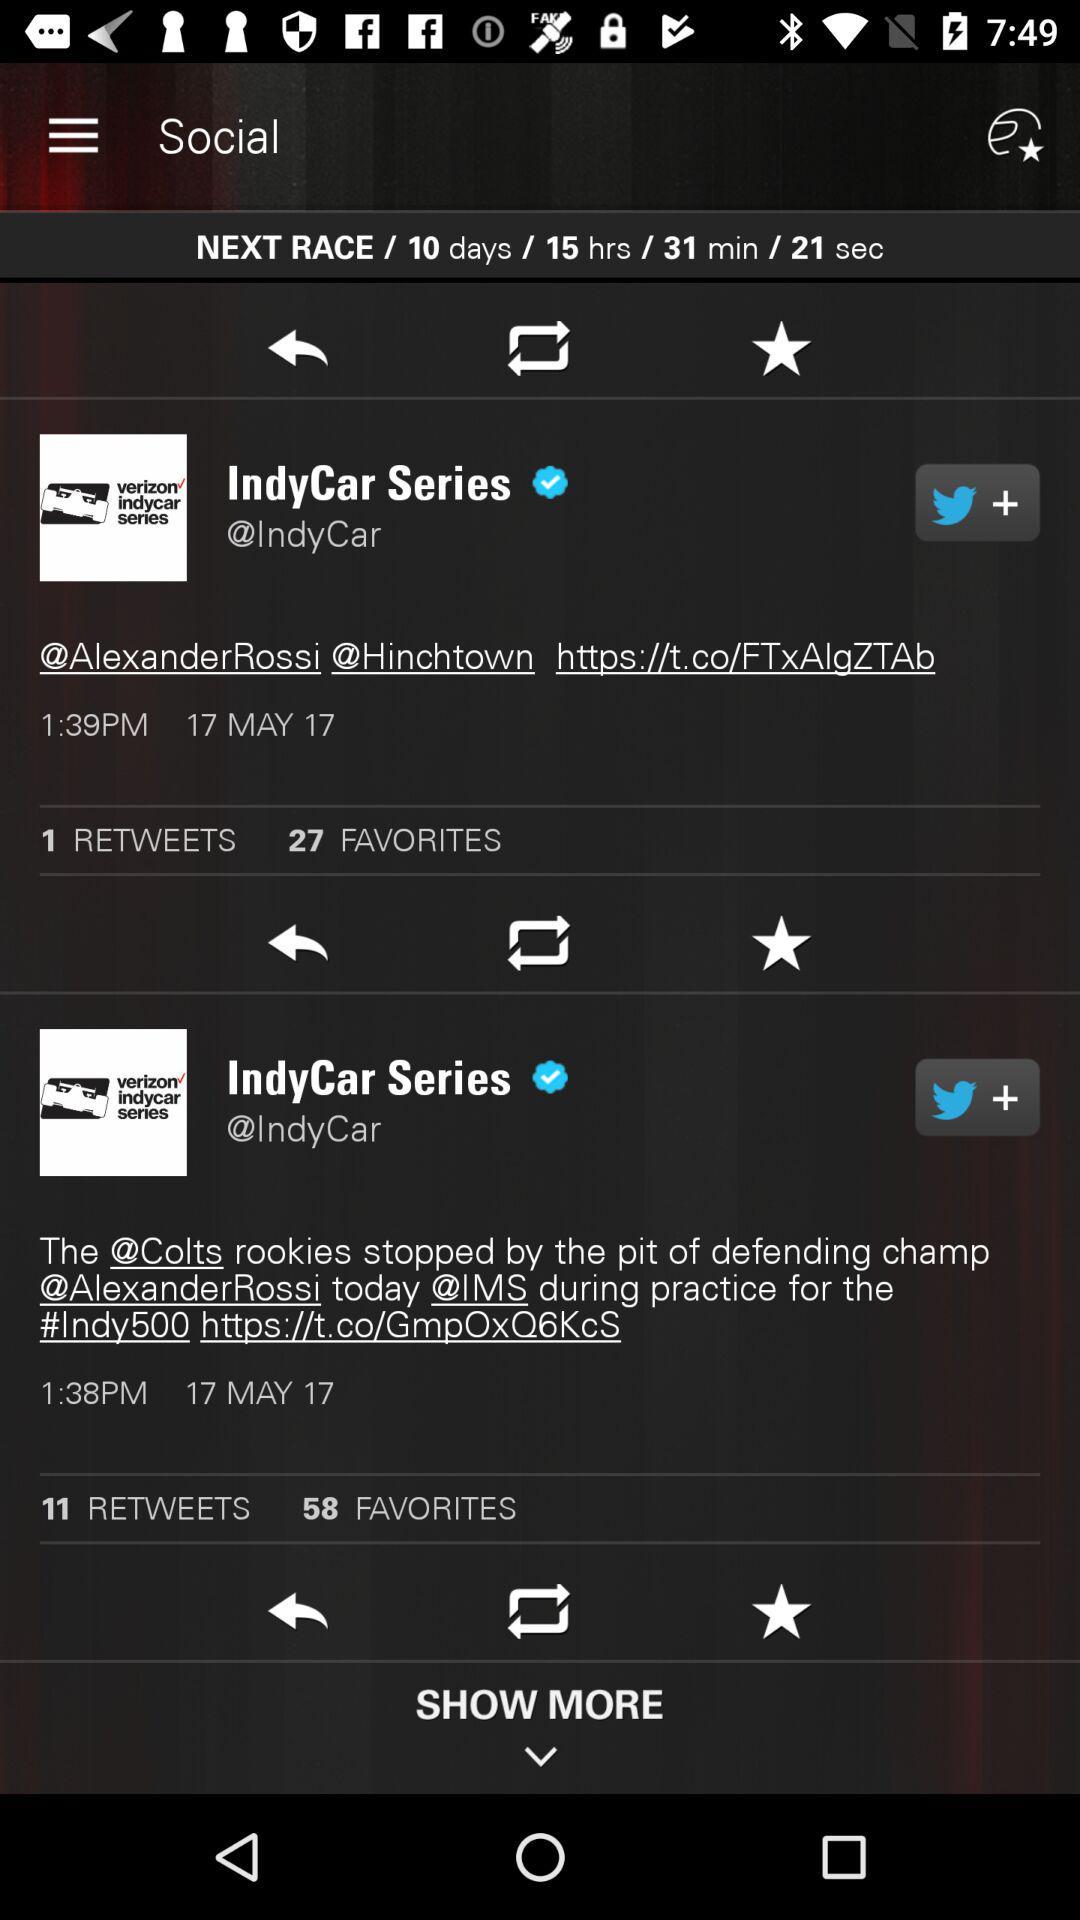 Image resolution: width=1080 pixels, height=1920 pixels. Describe the element at coordinates (780, 1617) in the screenshot. I see `favorites the tweet` at that location.